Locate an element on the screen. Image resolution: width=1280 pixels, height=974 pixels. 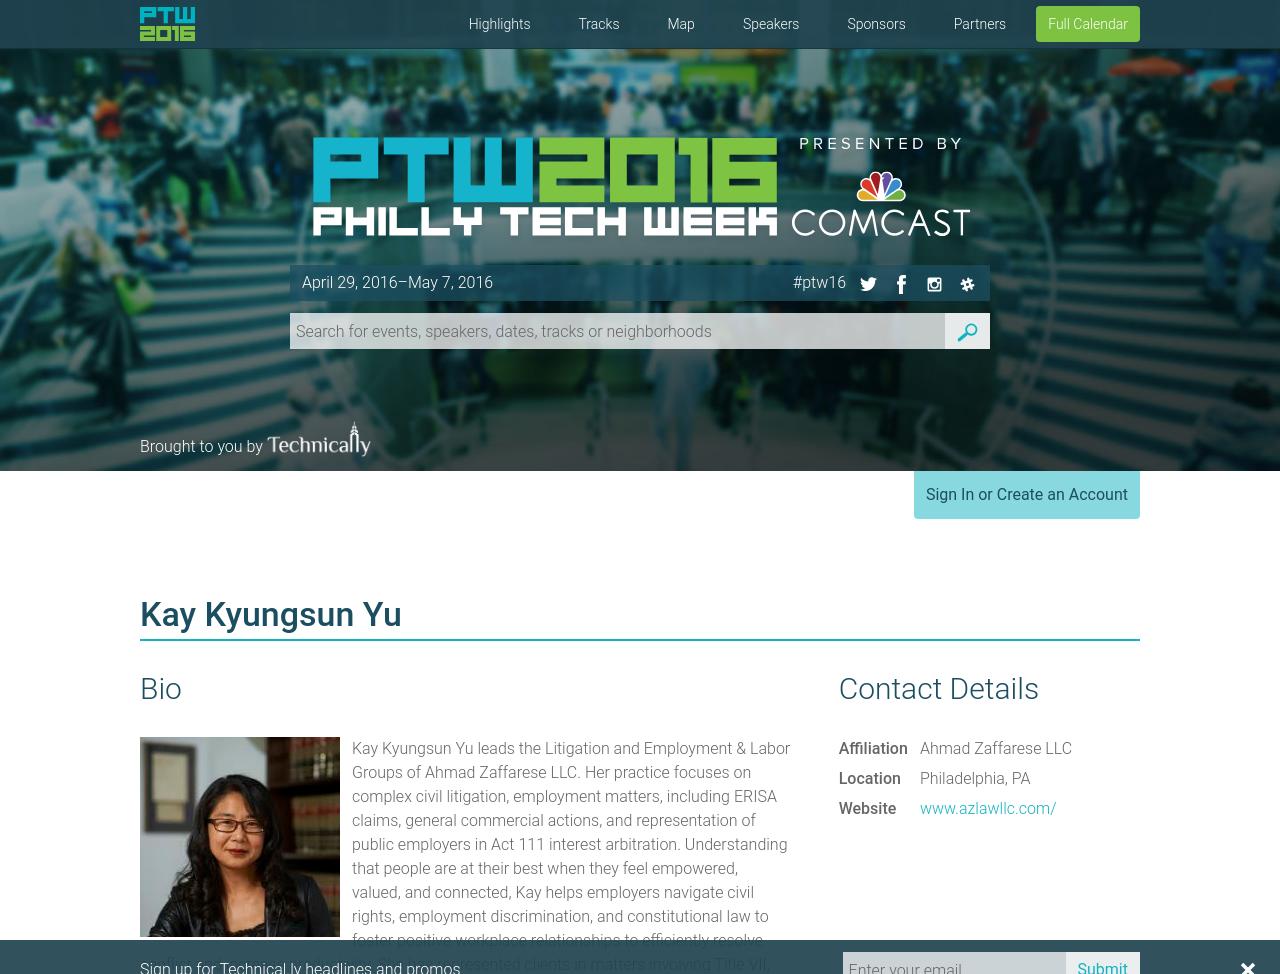
'Sign In or Create an Account' is located at coordinates (1026, 494).